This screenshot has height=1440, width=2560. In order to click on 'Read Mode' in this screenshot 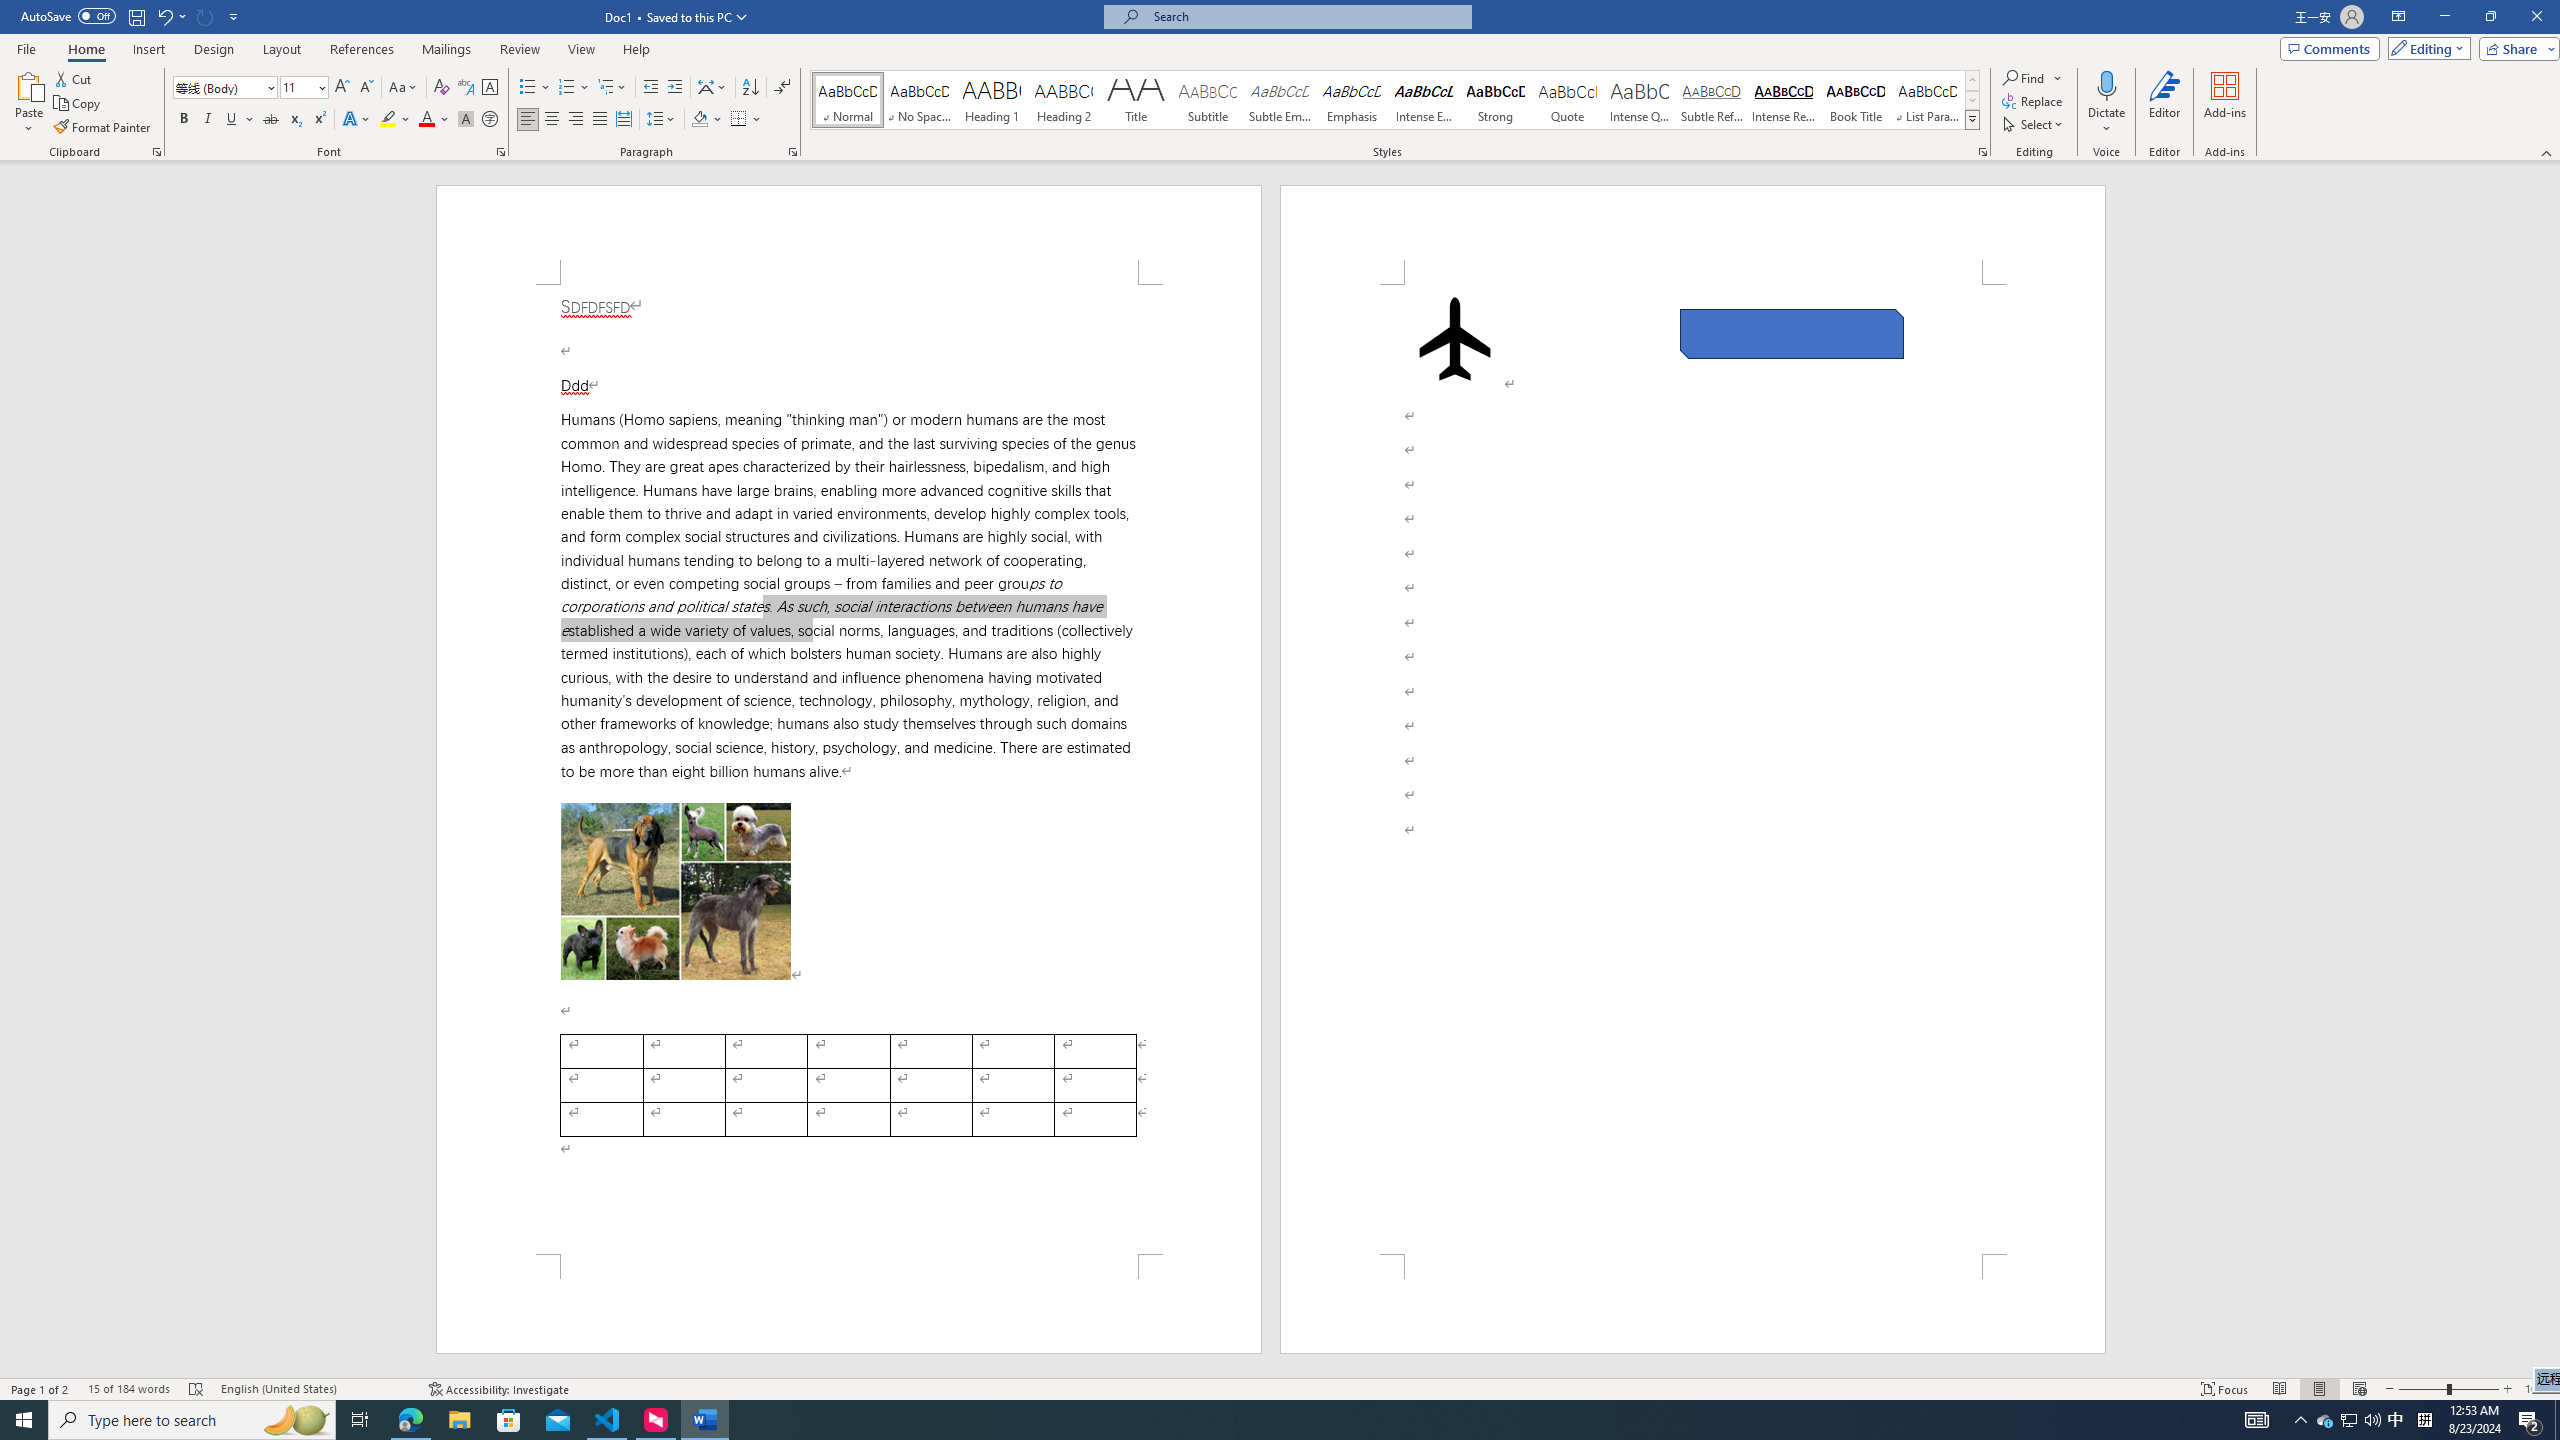, I will do `click(2278, 1389)`.